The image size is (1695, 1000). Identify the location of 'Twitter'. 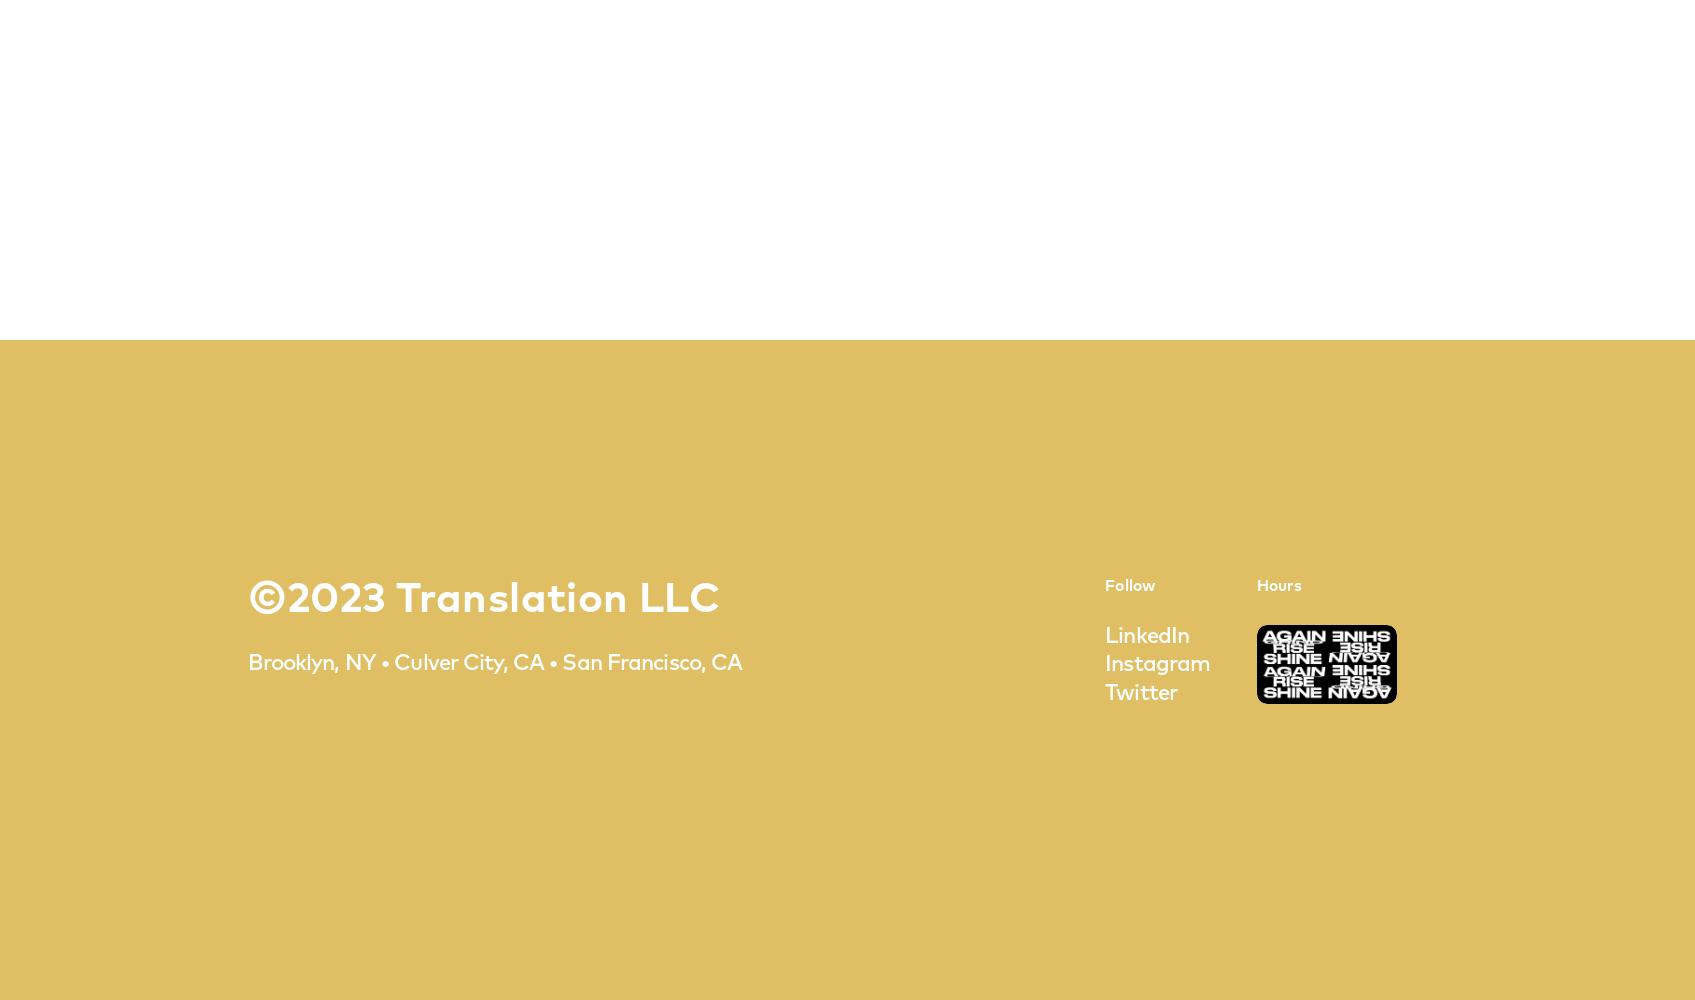
(1140, 693).